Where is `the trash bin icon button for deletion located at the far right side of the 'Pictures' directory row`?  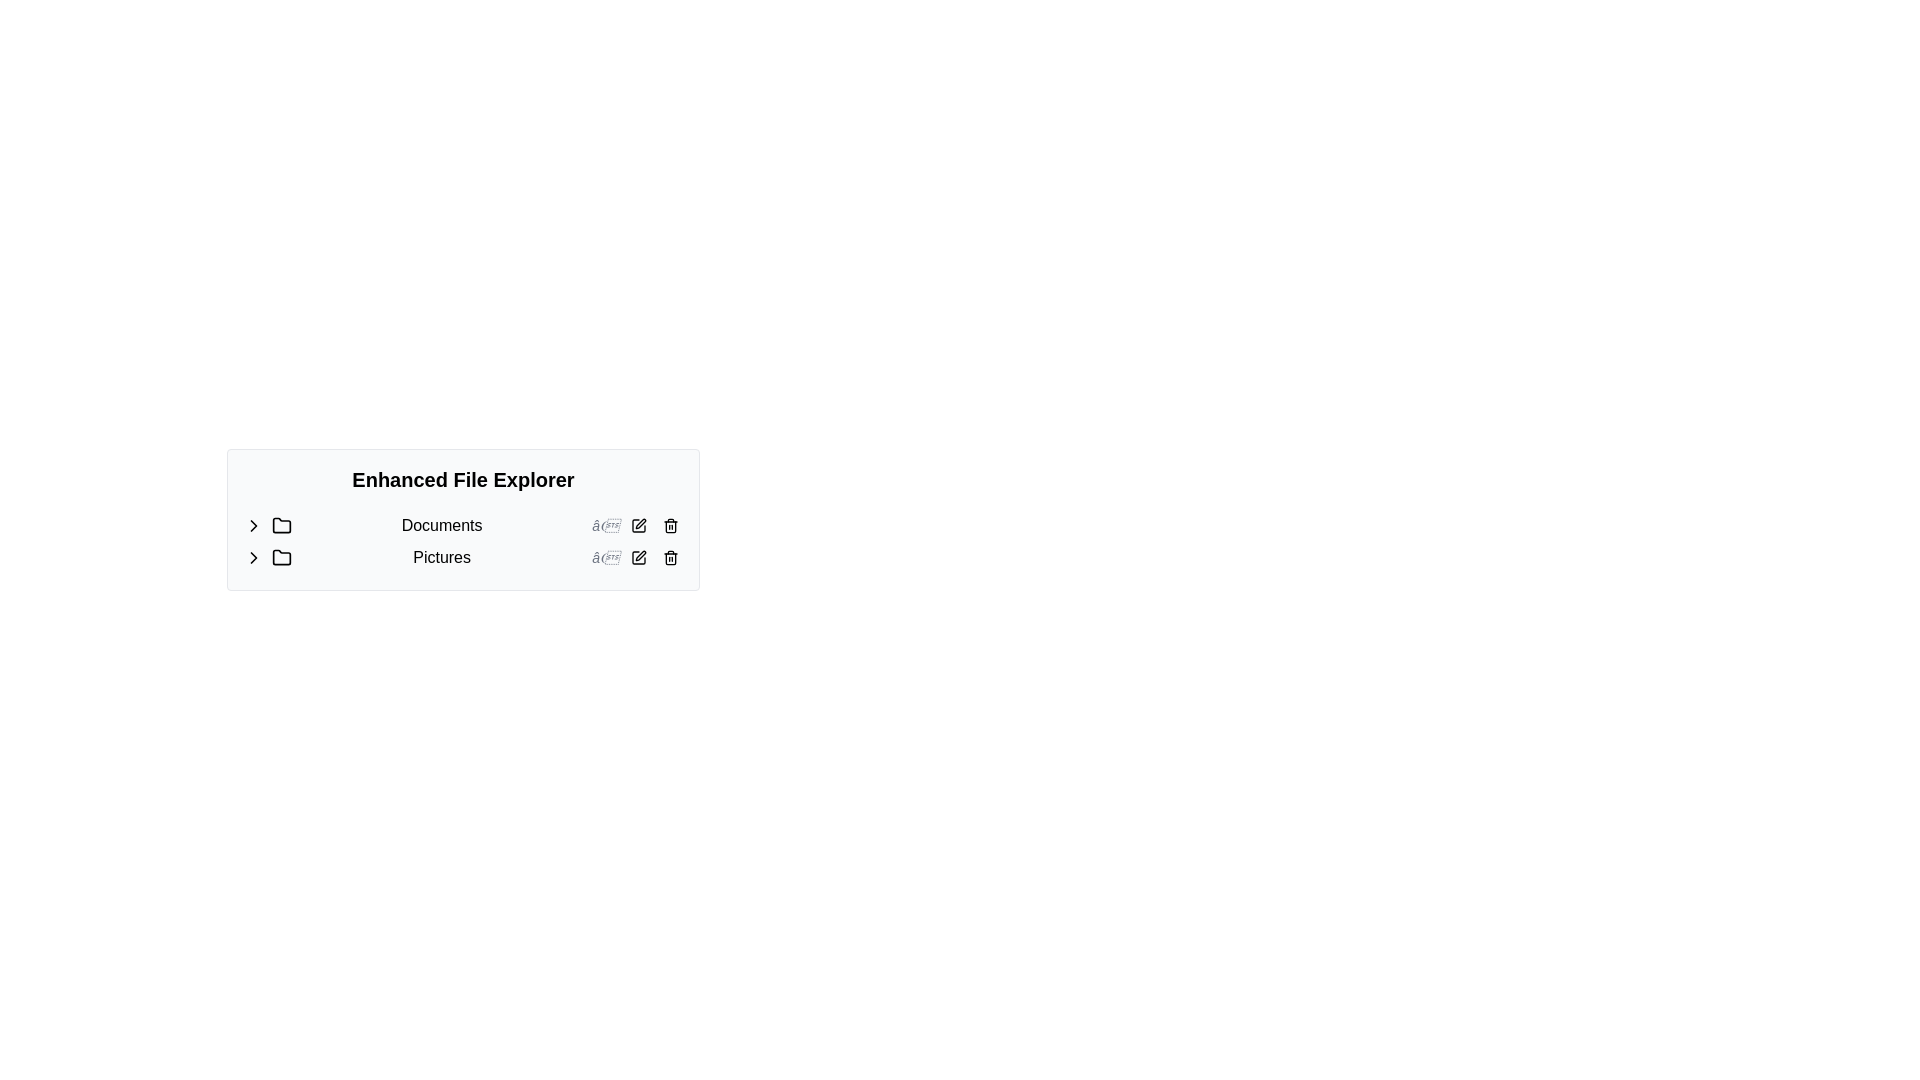 the trash bin icon button for deletion located at the far right side of the 'Pictures' directory row is located at coordinates (671, 558).